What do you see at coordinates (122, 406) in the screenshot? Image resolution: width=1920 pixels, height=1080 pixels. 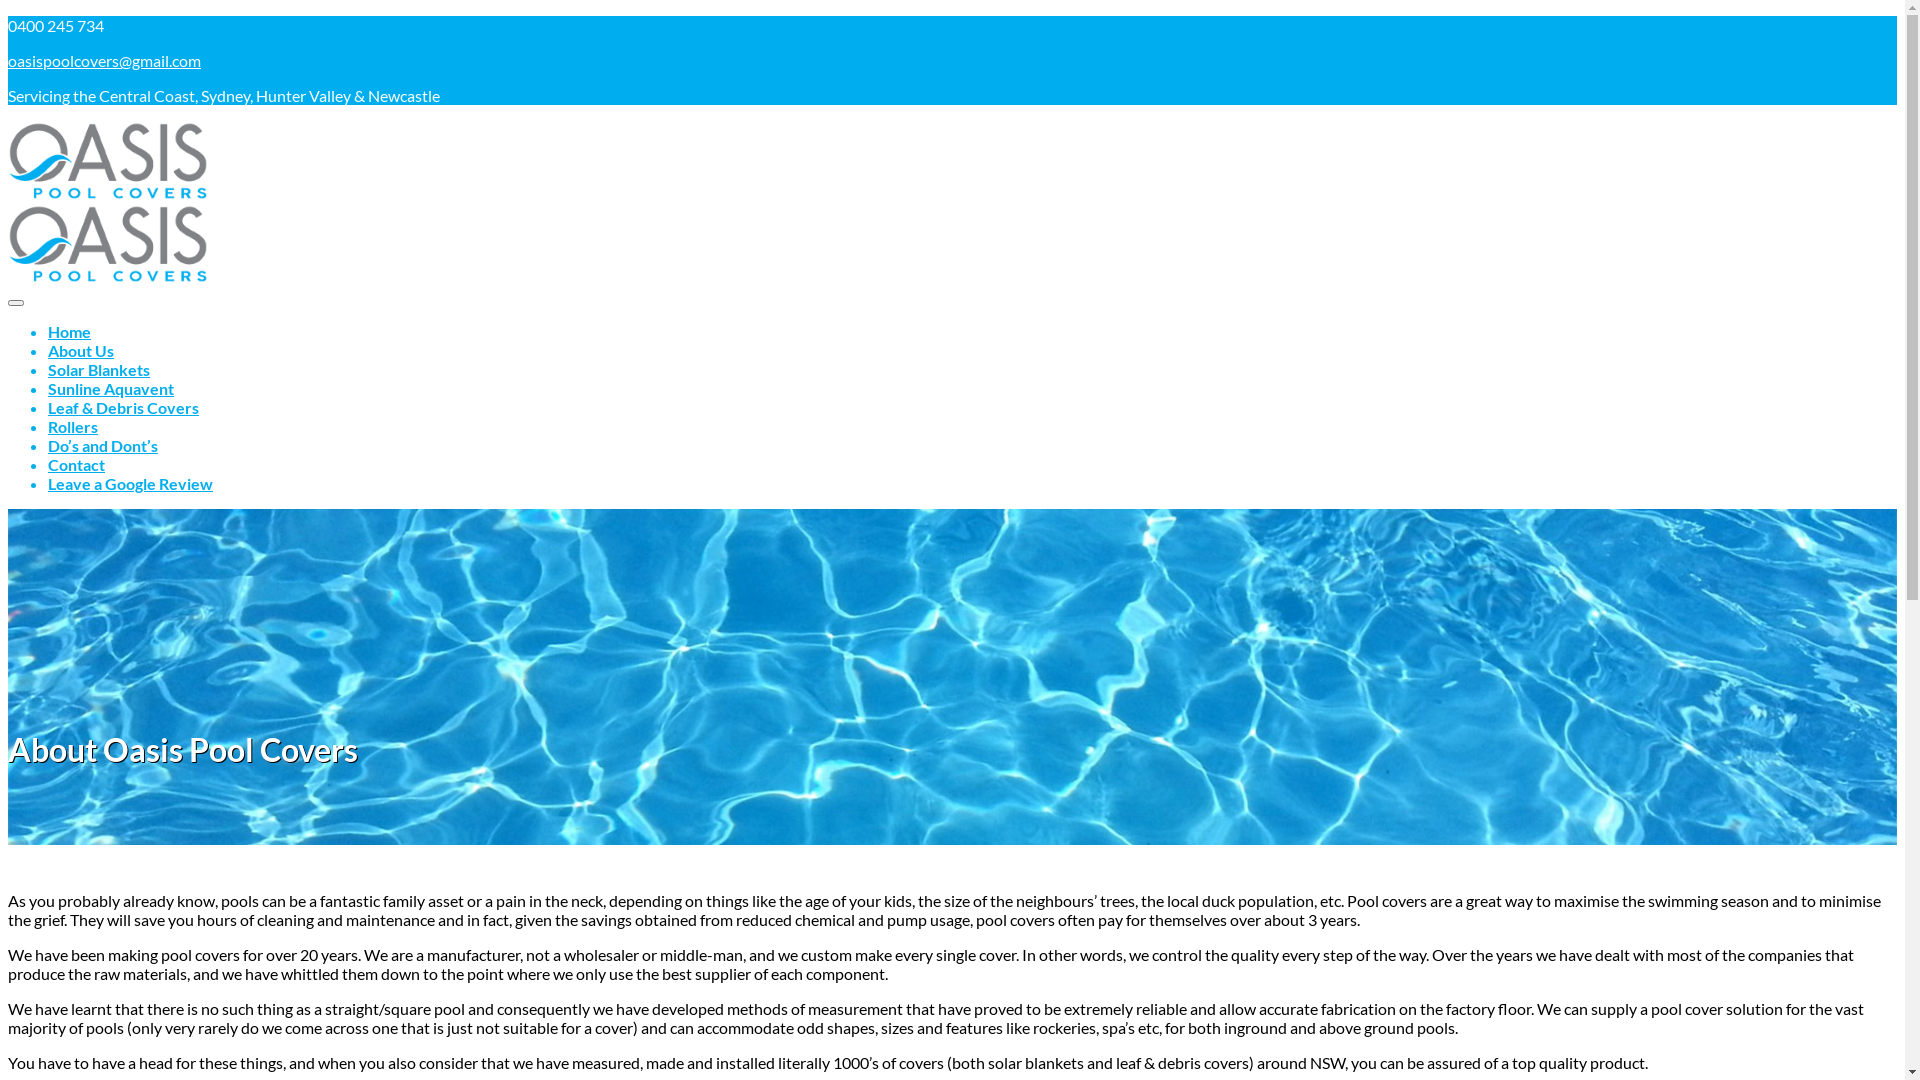 I see `'Leaf & Debris Covers'` at bounding box center [122, 406].